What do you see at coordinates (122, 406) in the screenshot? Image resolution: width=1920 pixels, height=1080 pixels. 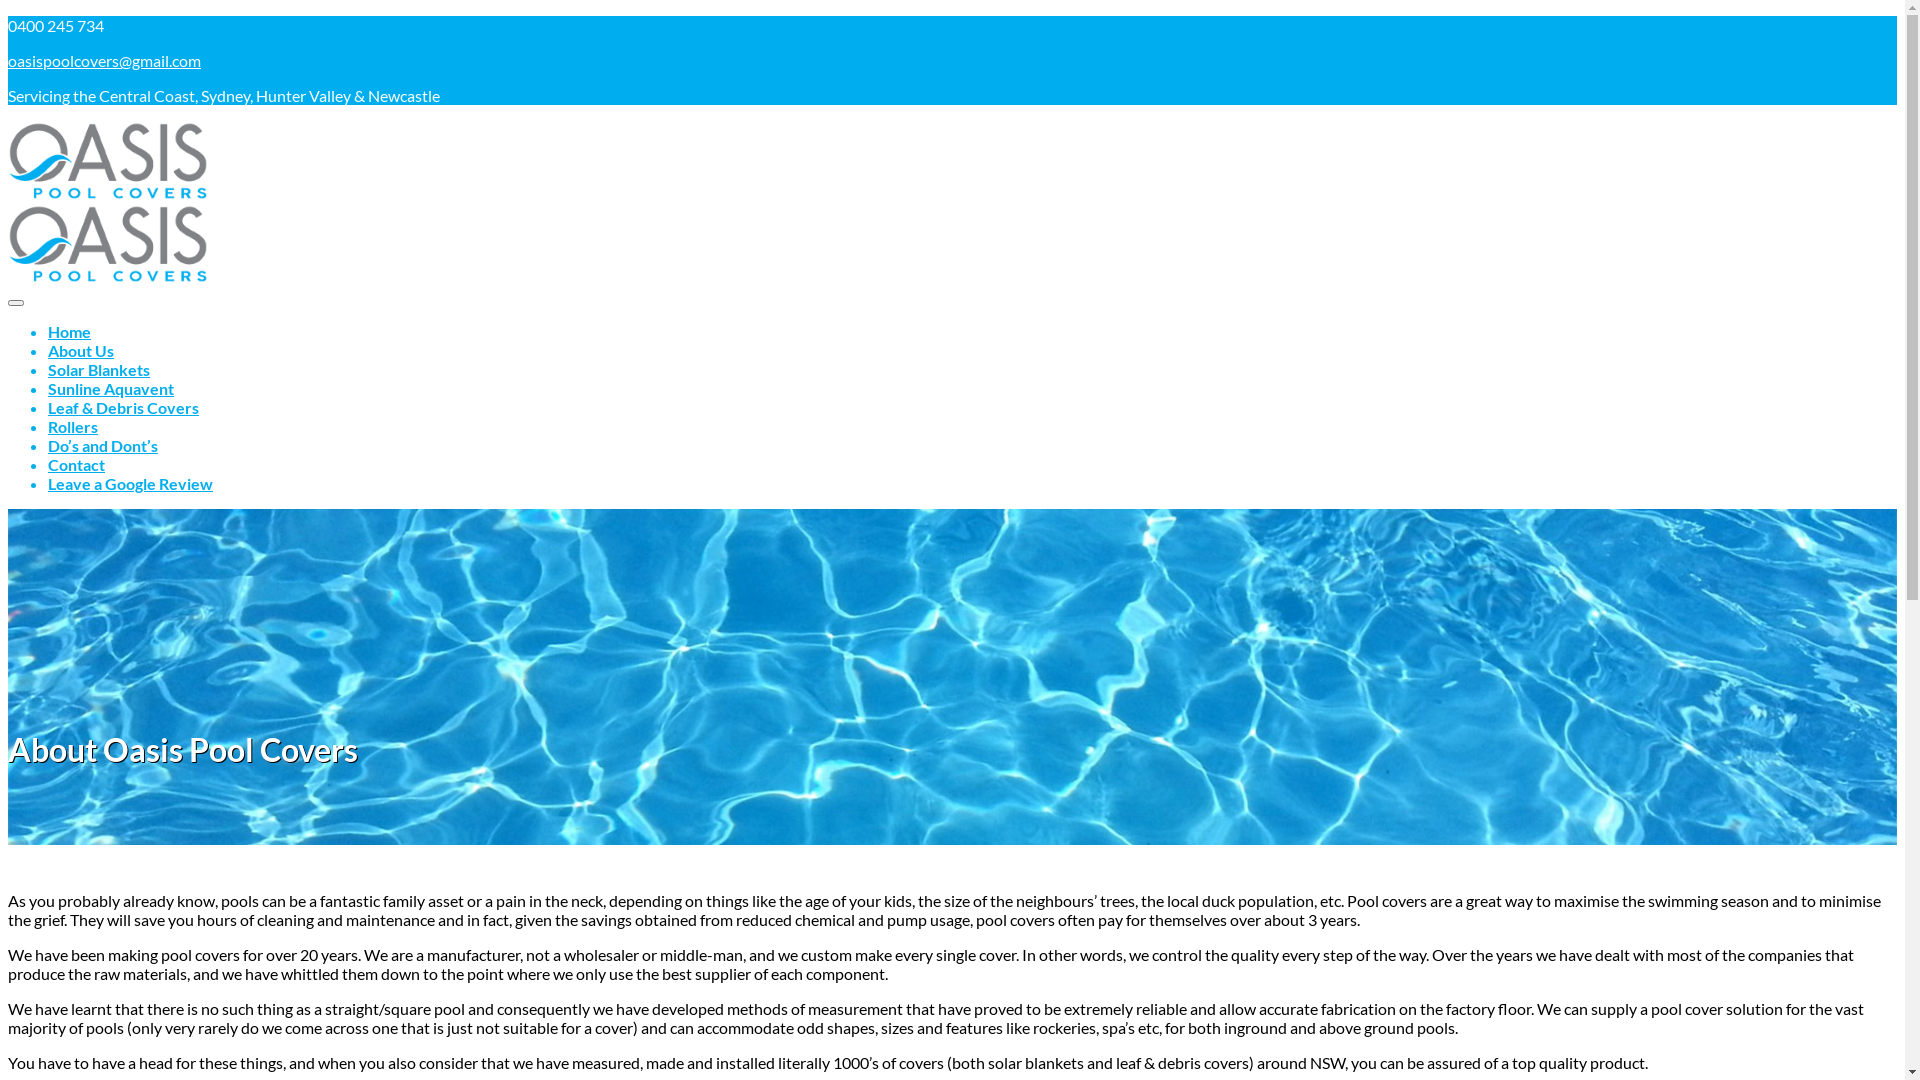 I see `'Leaf & Debris Covers'` at bounding box center [122, 406].